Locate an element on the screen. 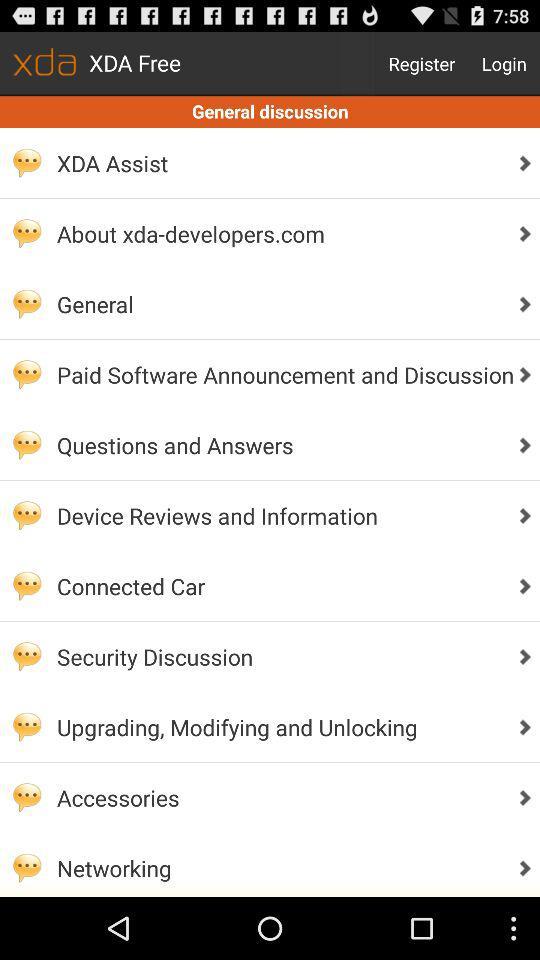 This screenshot has width=540, height=960. the paid software announcement icon is located at coordinates (279, 373).